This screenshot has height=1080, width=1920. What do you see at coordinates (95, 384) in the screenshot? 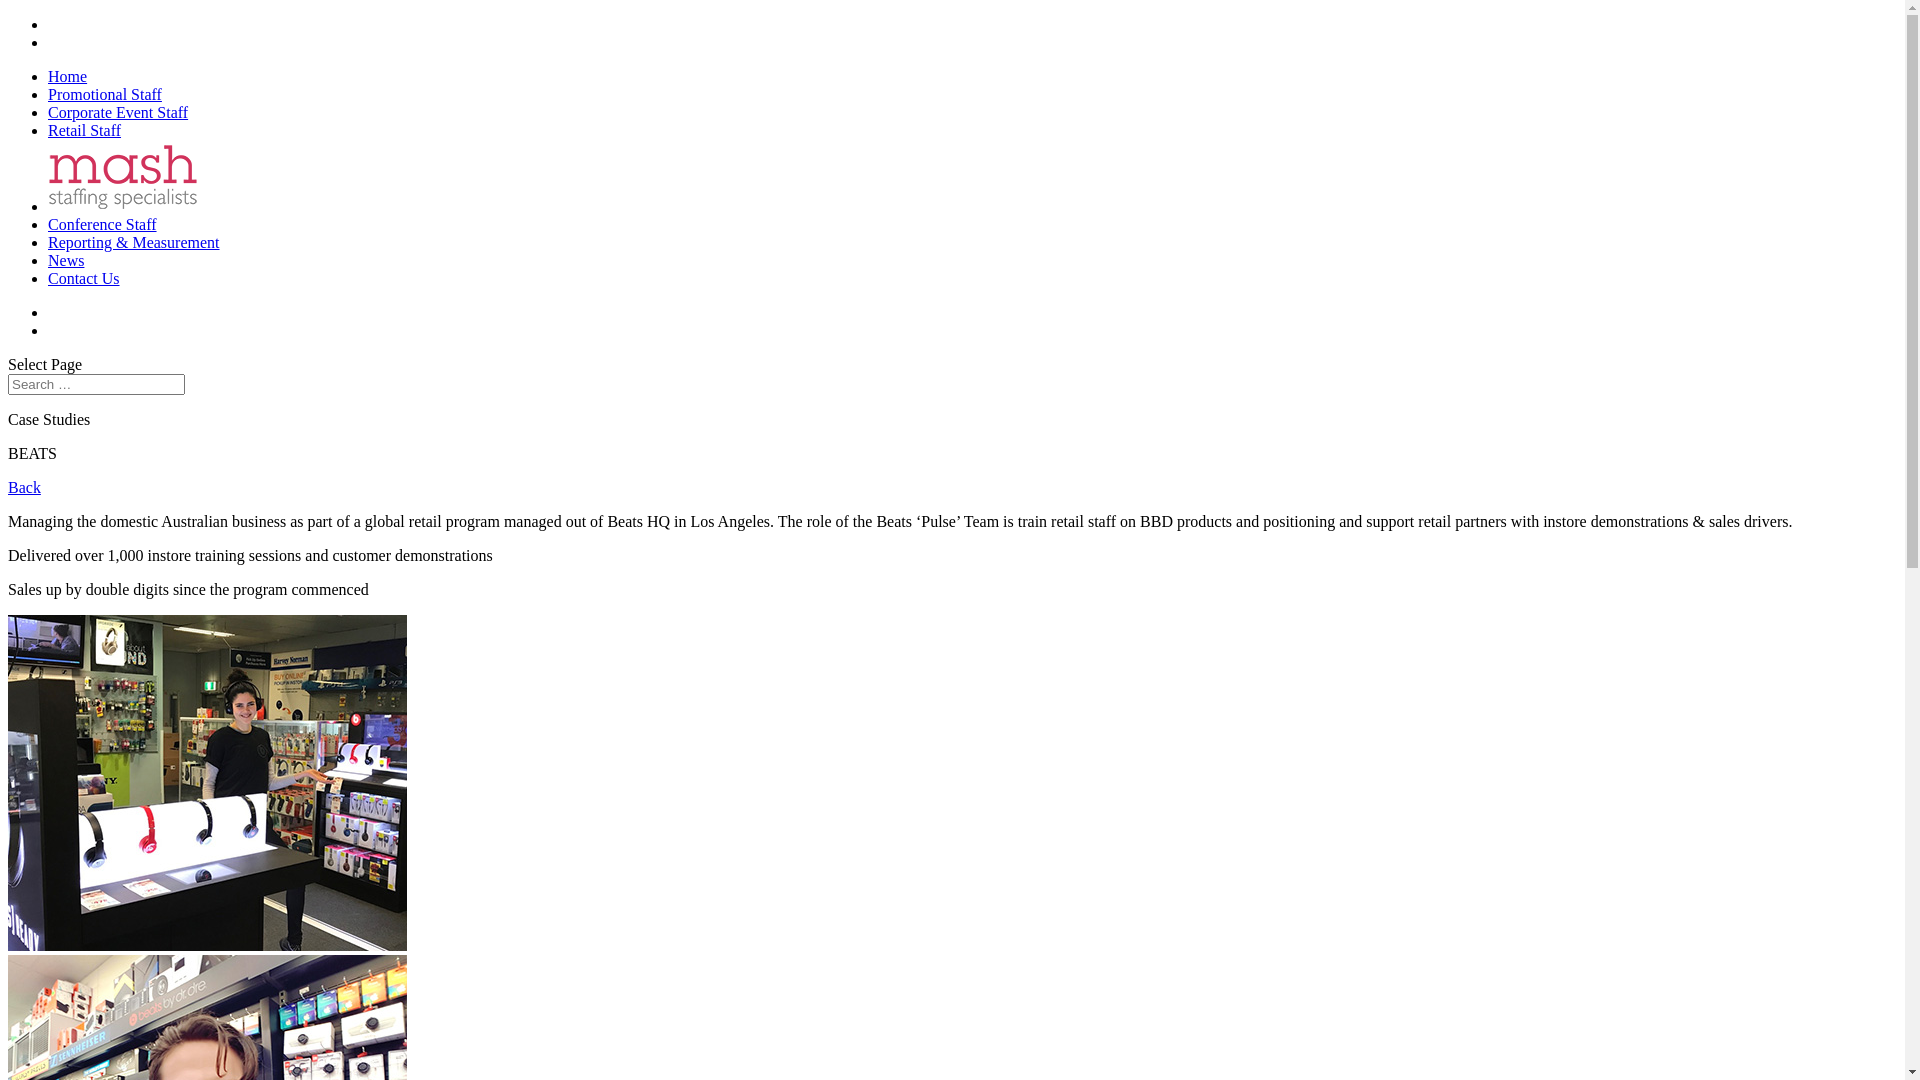
I see `'Search for:'` at bounding box center [95, 384].